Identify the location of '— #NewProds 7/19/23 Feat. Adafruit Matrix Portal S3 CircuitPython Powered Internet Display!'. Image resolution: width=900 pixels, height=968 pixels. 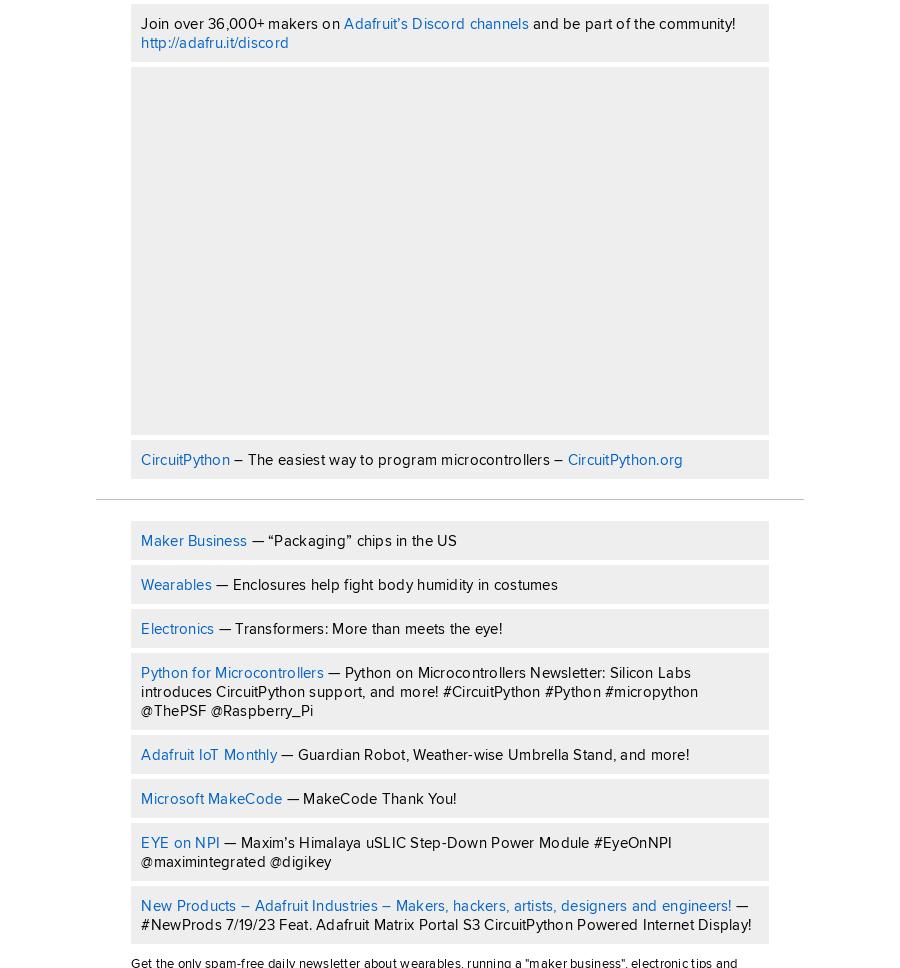
(446, 913).